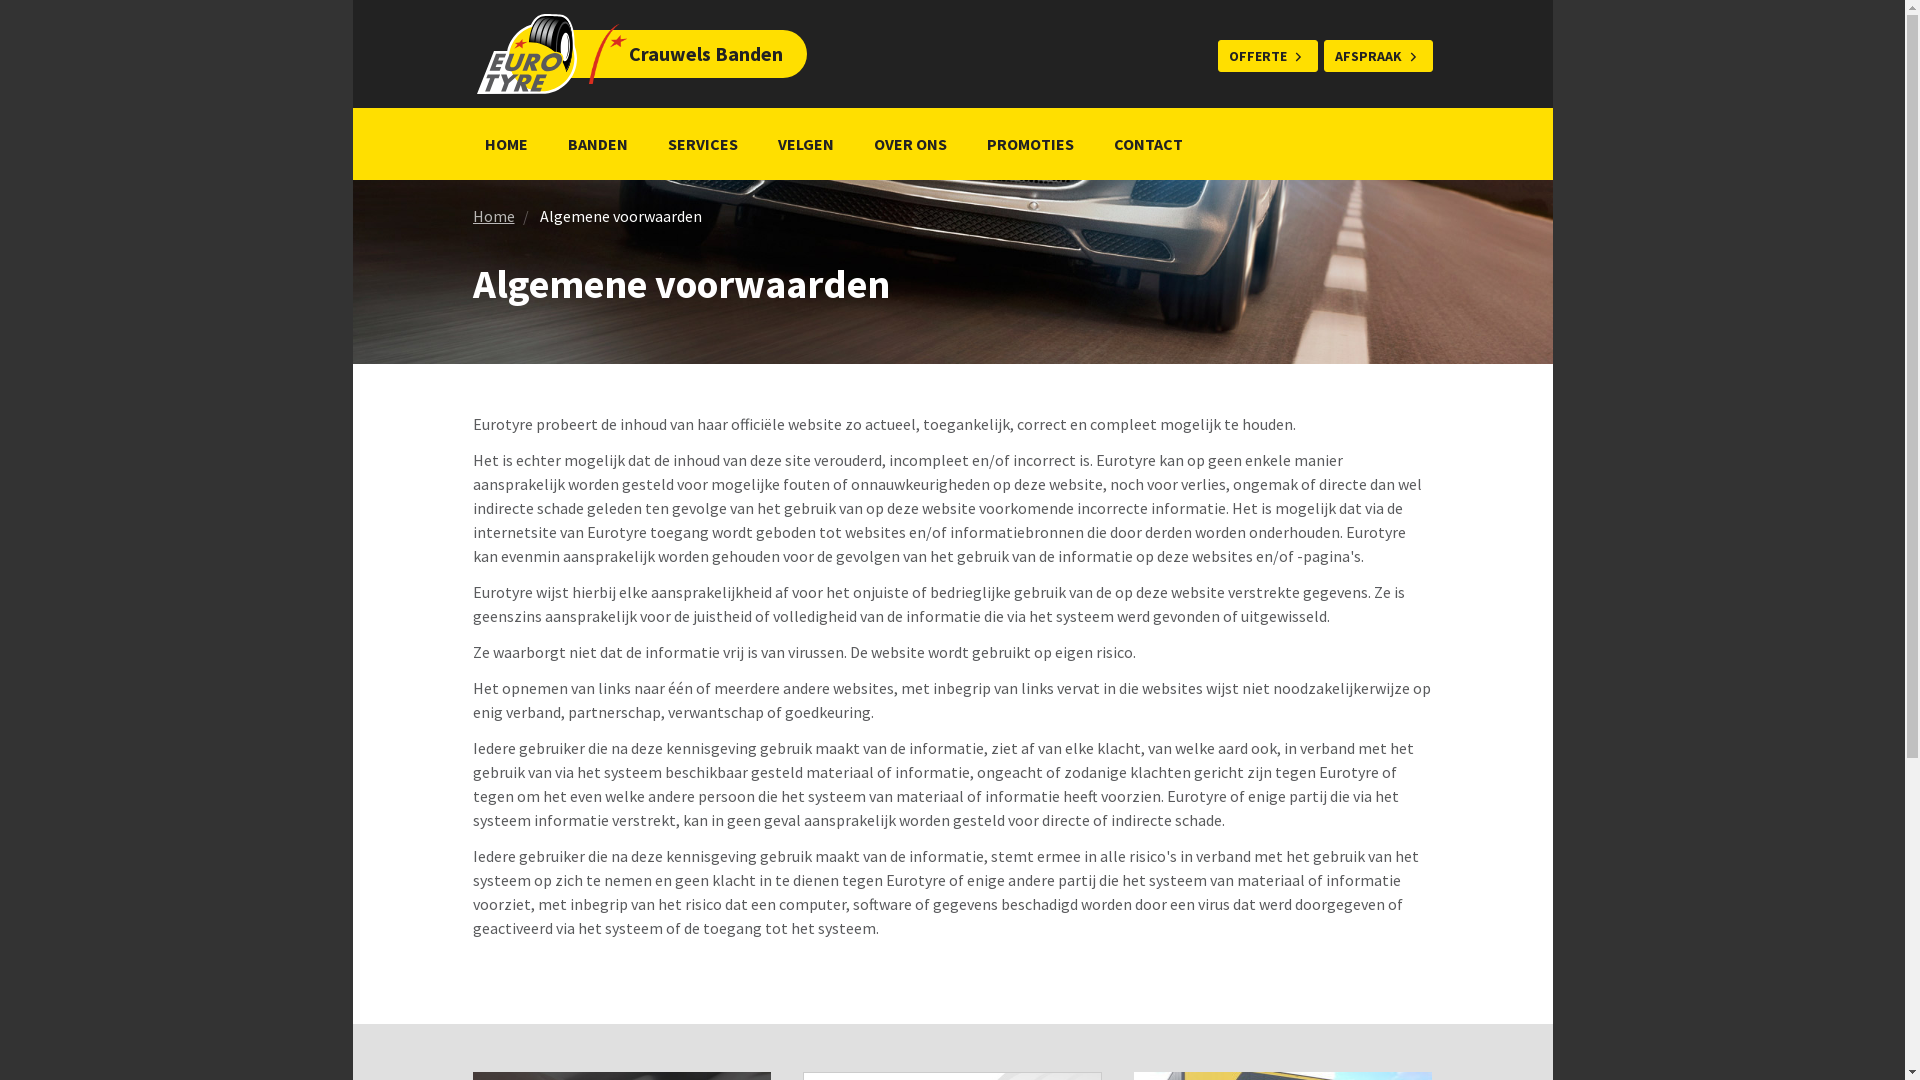  What do you see at coordinates (608, 53) in the screenshot?
I see `'Crauwels Banden'` at bounding box center [608, 53].